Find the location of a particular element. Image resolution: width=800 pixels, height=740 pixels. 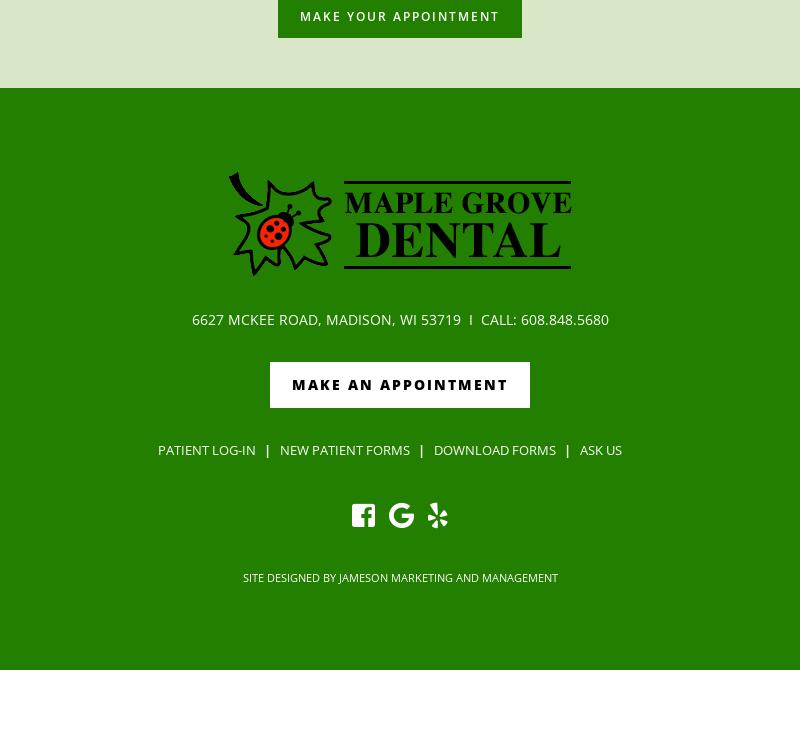

'6627 McKee Road, Madison, WI 53719' is located at coordinates (324, 318).